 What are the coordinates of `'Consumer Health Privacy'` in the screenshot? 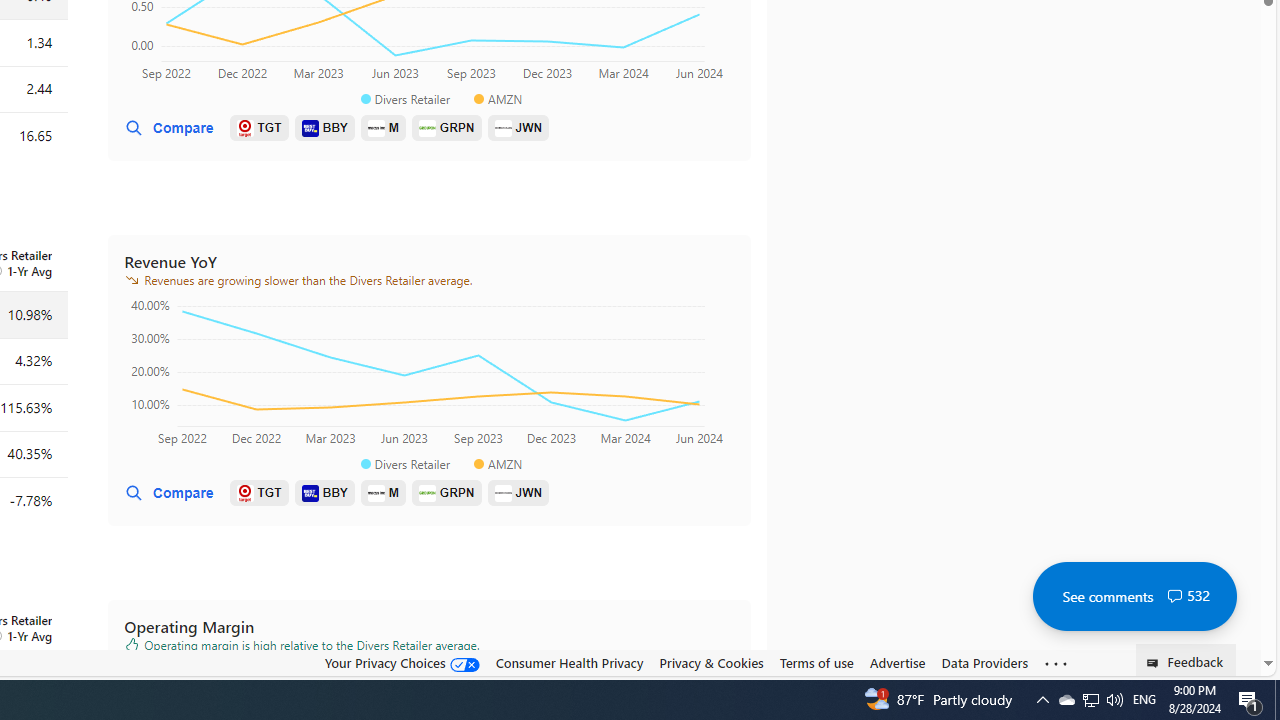 It's located at (568, 662).